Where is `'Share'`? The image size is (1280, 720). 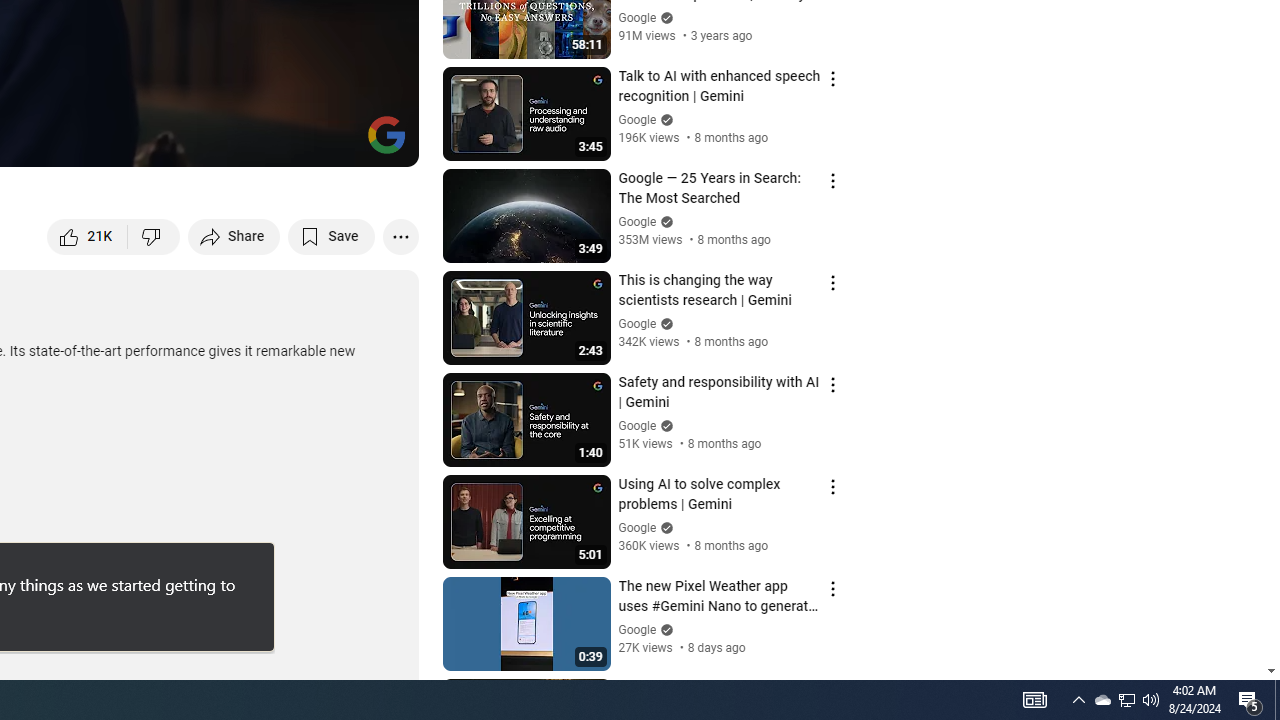 'Share' is located at coordinates (234, 235).